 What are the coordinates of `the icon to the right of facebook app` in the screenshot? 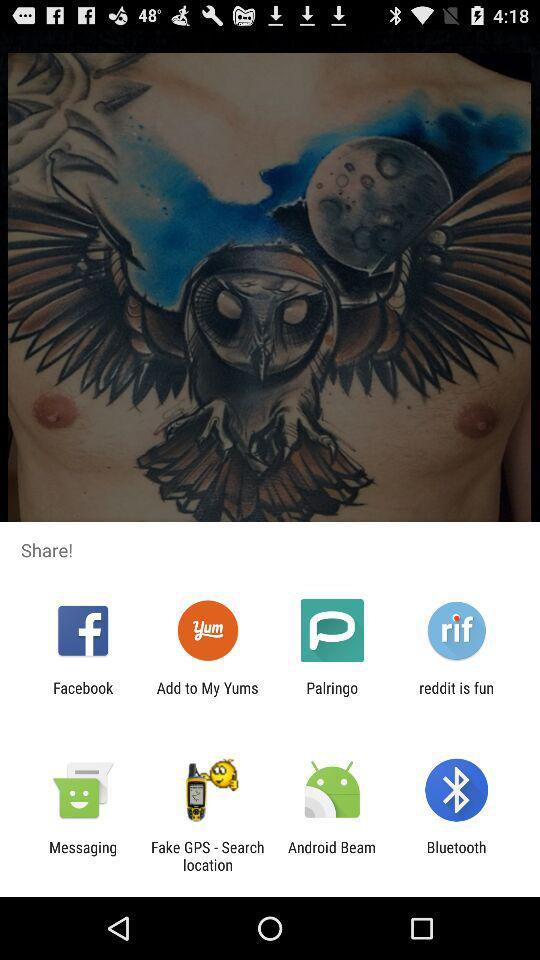 It's located at (206, 696).